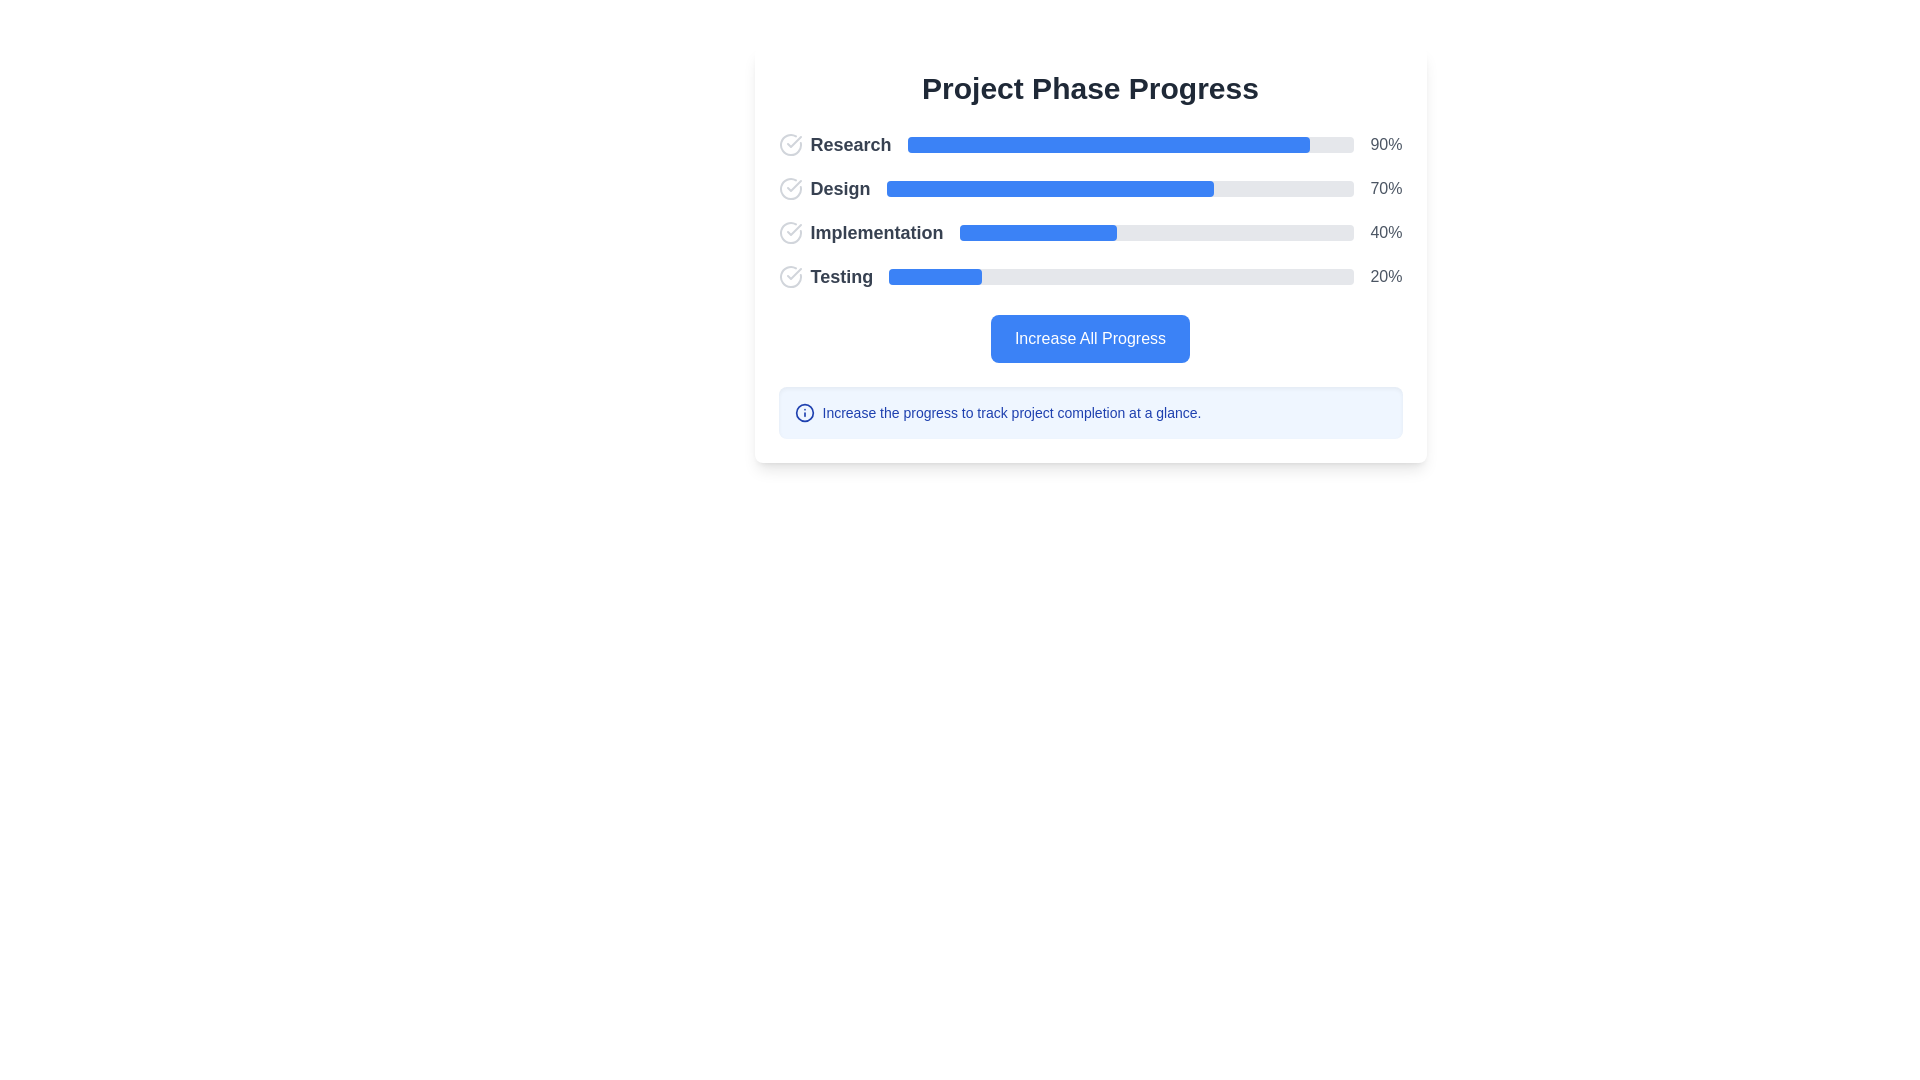 The width and height of the screenshot is (1920, 1080). Describe the element at coordinates (1131, 144) in the screenshot. I see `the horizontal progress bar with rounded edges located under the 'Research' label in the 'Project Phase Progress' section, which visually indicates progress for Research` at that location.